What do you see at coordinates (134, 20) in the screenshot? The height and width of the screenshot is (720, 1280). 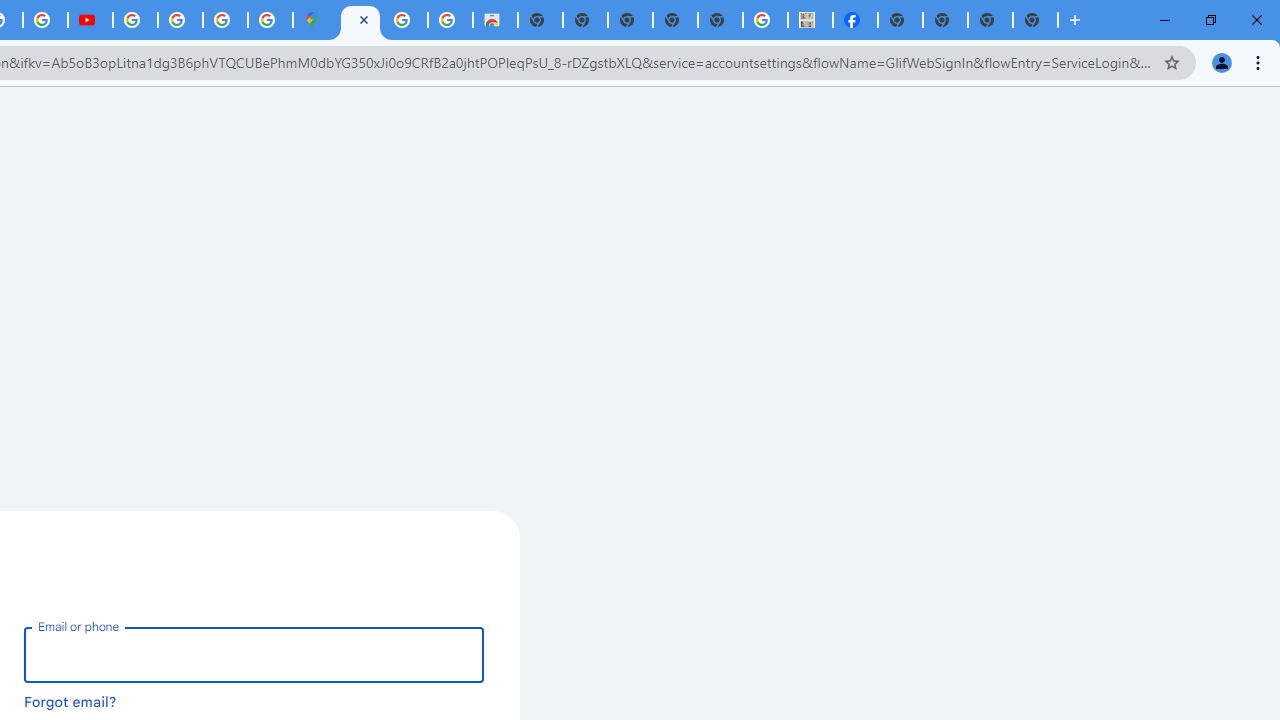 I see `'How Chrome protects your passwords - Google Chrome Help'` at bounding box center [134, 20].